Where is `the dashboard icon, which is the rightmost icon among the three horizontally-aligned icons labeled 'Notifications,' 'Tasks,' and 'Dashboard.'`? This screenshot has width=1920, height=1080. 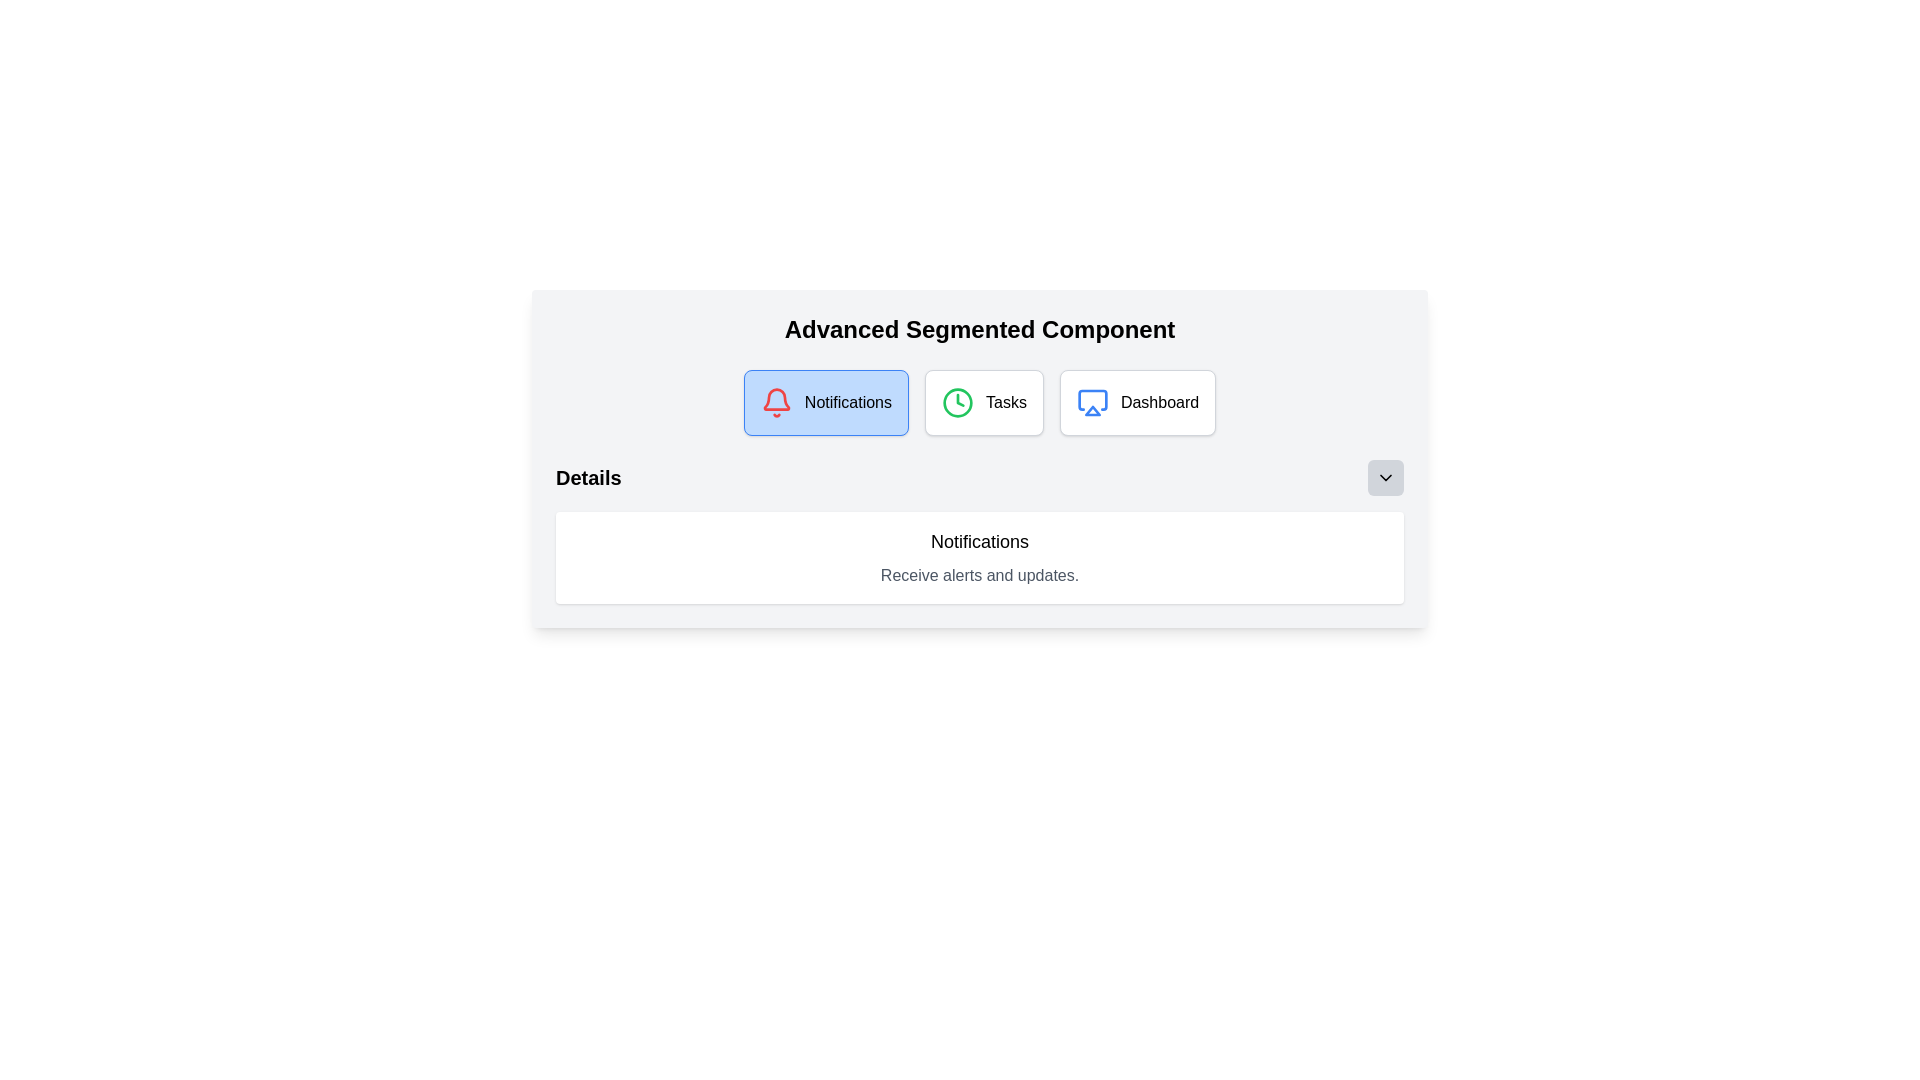
the dashboard icon, which is the rightmost icon among the three horizontally-aligned icons labeled 'Notifications,' 'Tasks,' and 'Dashboard.' is located at coordinates (1091, 400).